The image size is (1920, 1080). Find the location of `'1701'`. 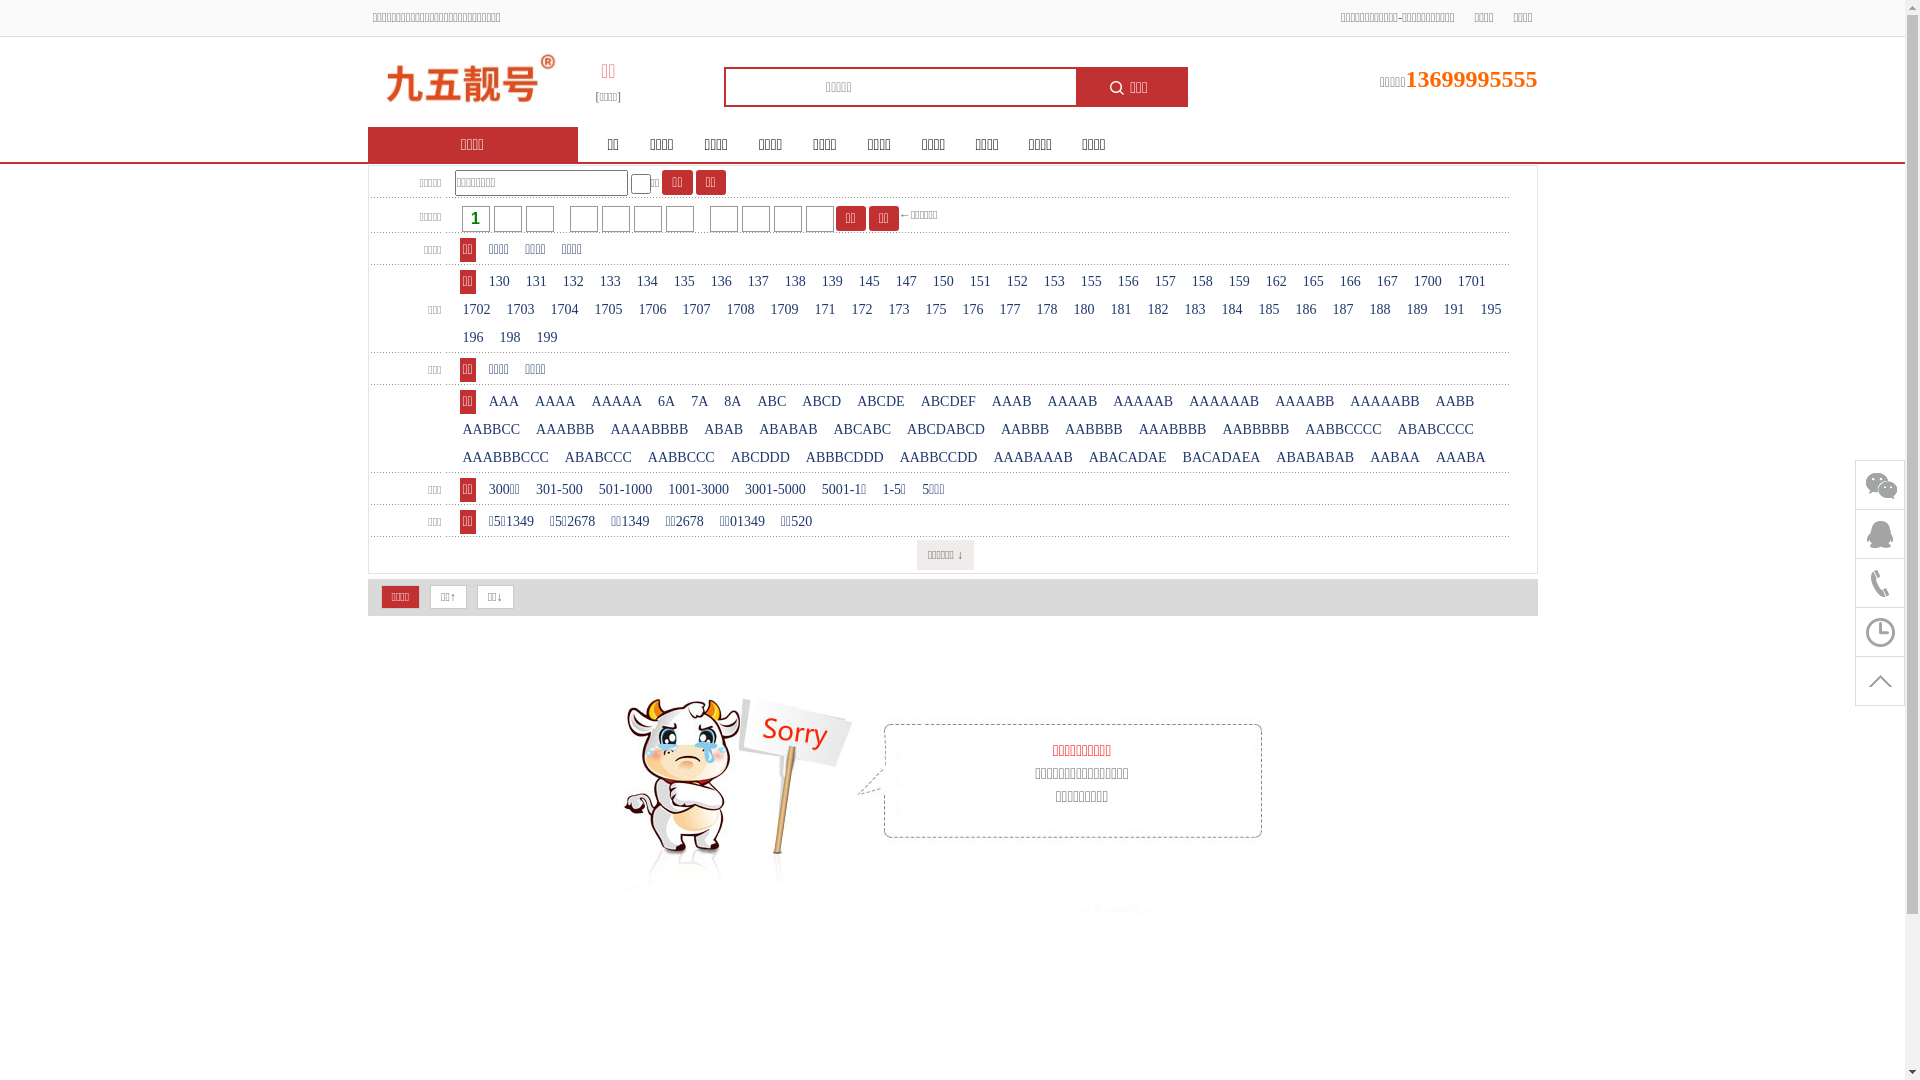

'1701' is located at coordinates (1472, 281).